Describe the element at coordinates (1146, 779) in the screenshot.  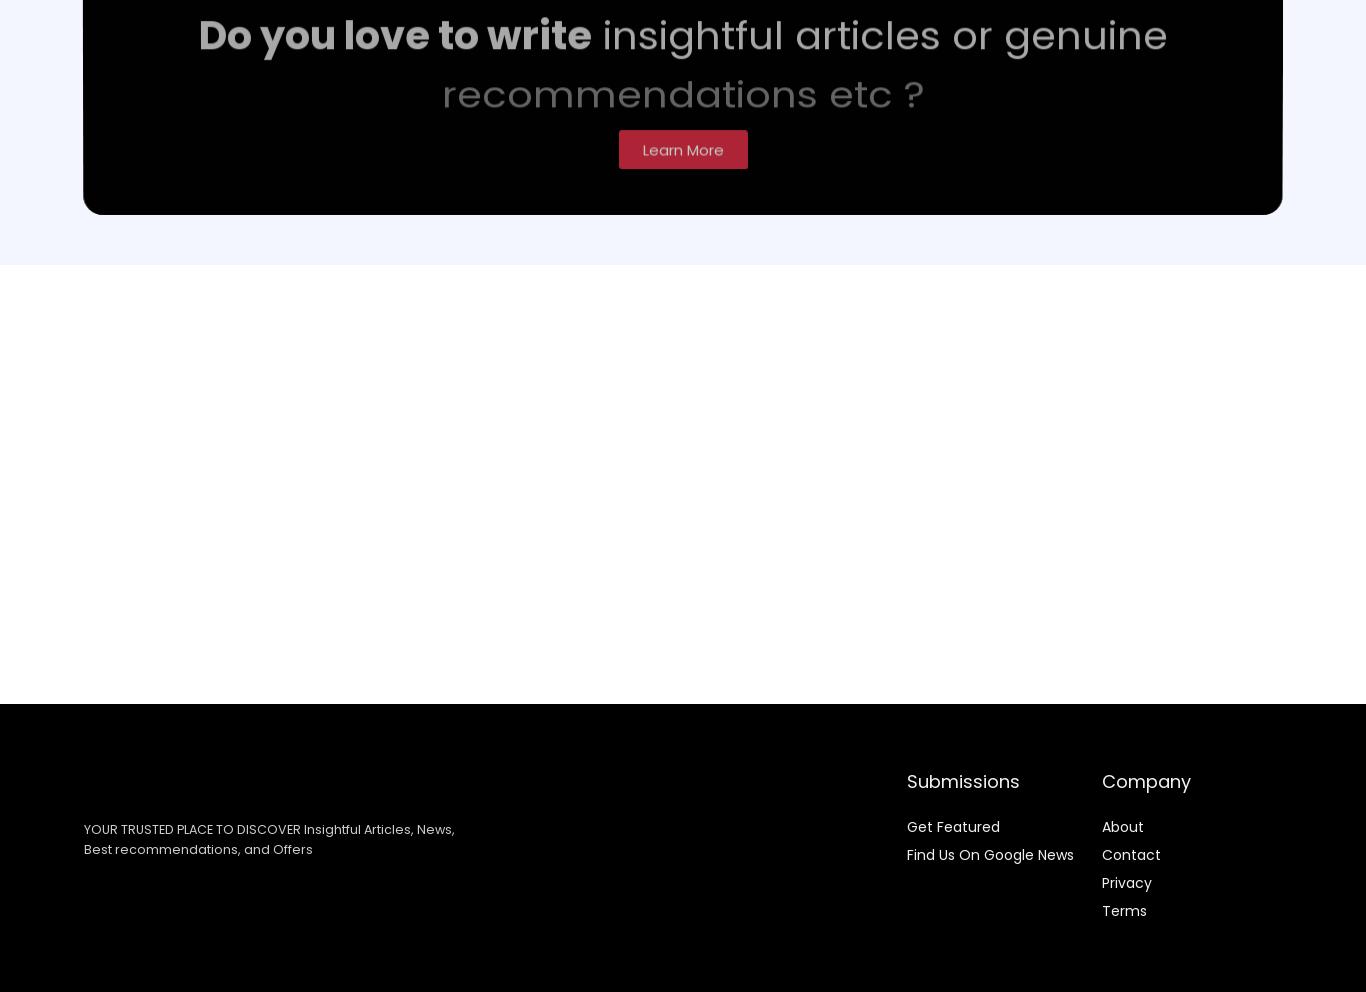
I see `'Company'` at that location.